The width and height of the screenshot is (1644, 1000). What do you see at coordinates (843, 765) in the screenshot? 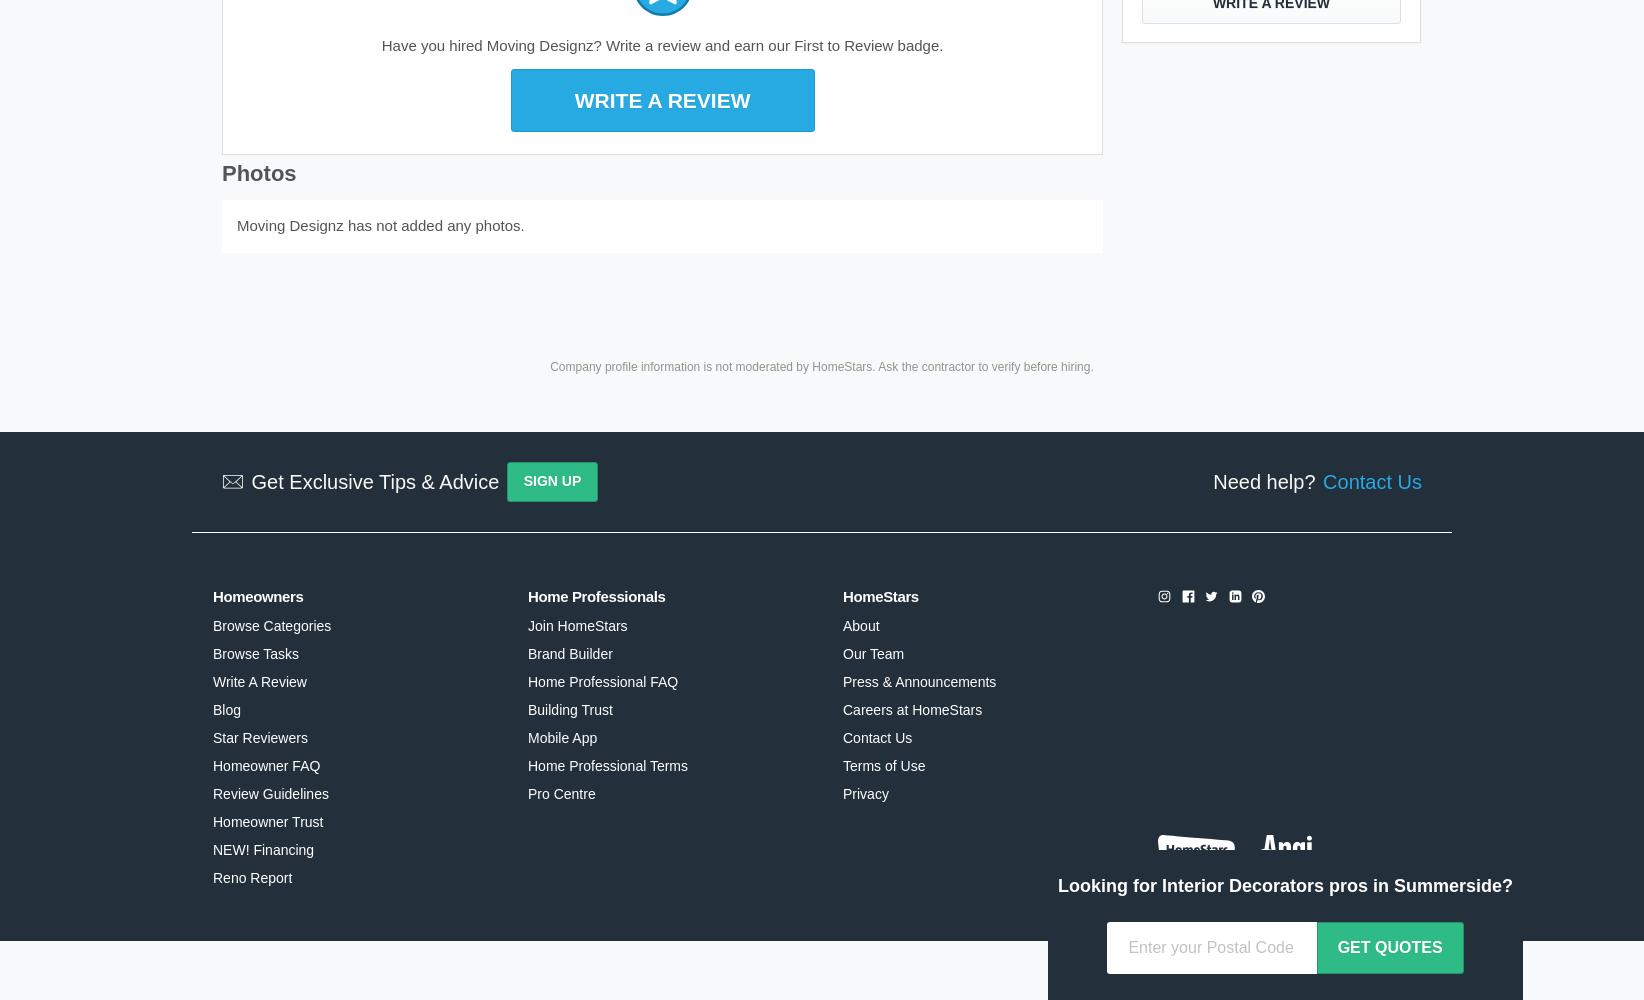
I see `'Terms of Use'` at bounding box center [843, 765].